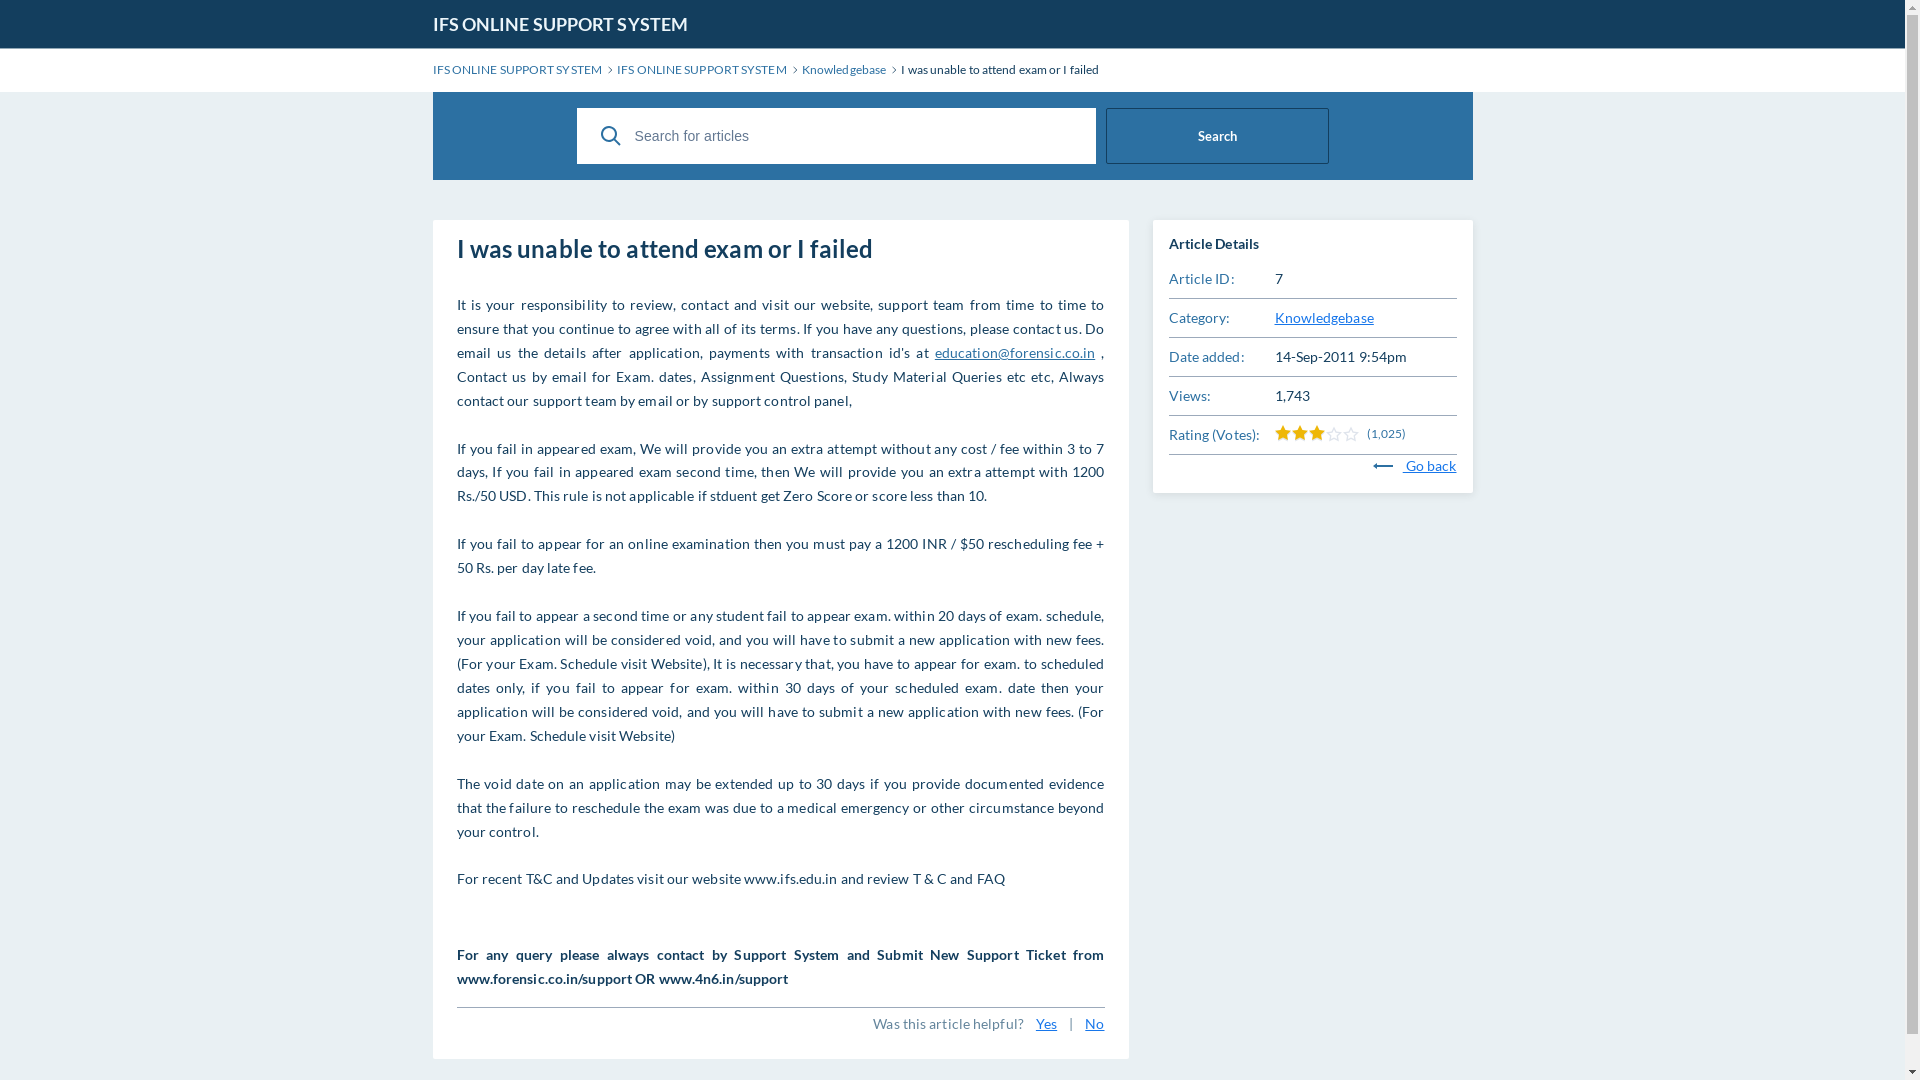 The image size is (1920, 1080). I want to click on 'Go back', so click(1414, 465).